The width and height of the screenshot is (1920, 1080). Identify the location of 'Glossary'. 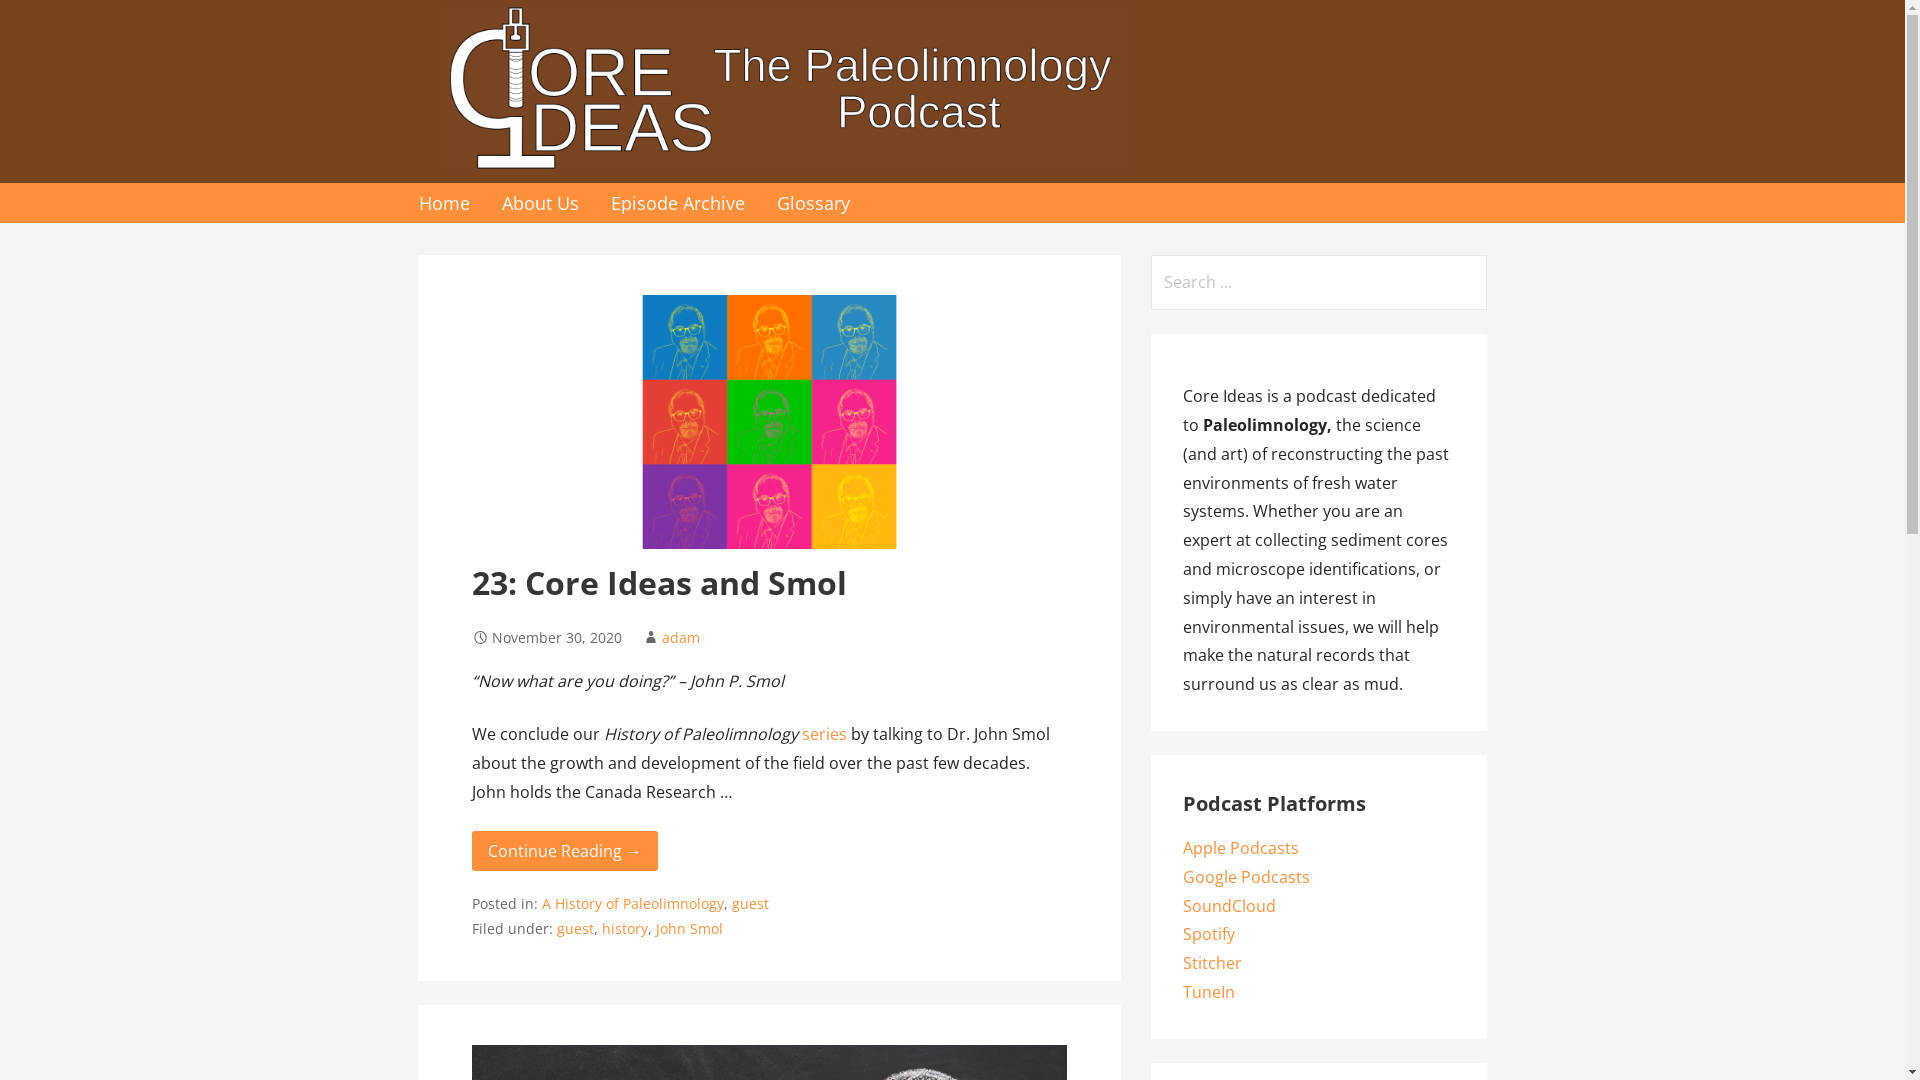
(812, 203).